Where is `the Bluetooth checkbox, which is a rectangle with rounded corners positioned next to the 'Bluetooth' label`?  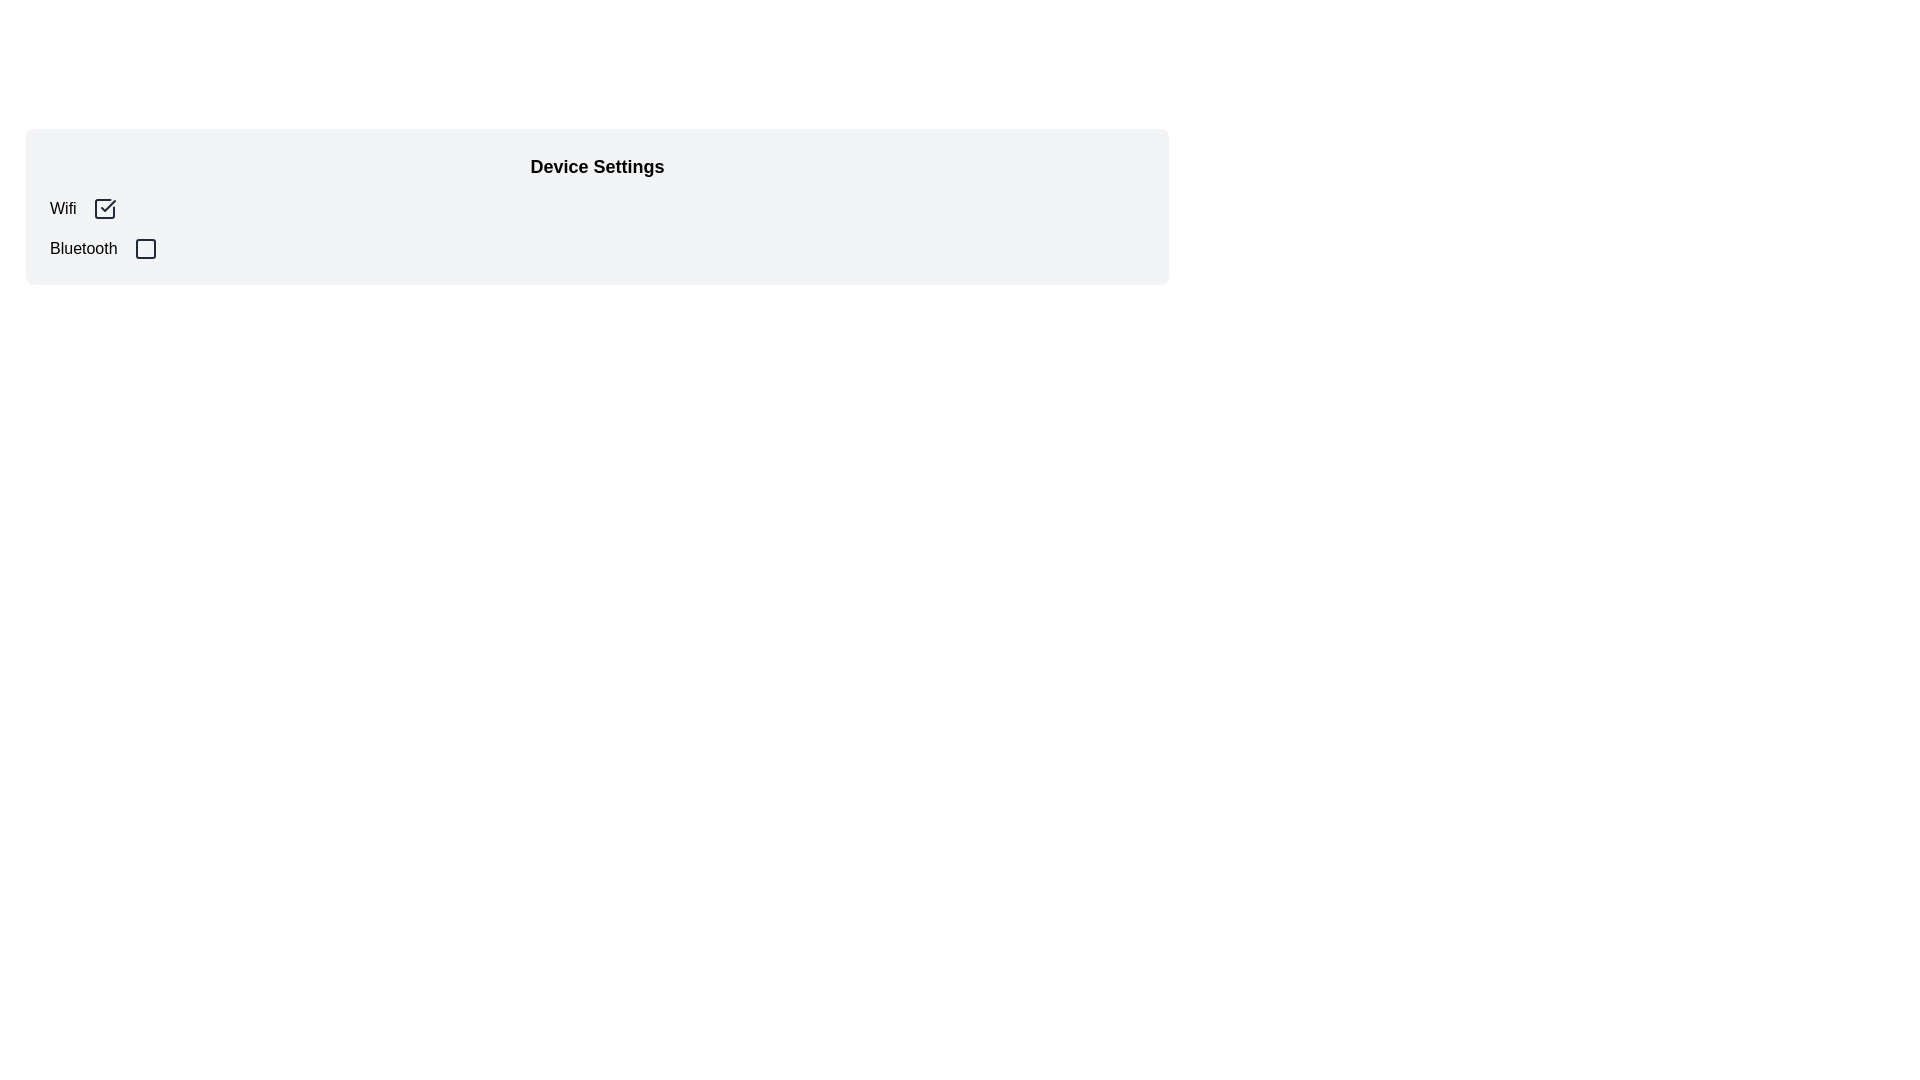
the Bluetooth checkbox, which is a rectangle with rounded corners positioned next to the 'Bluetooth' label is located at coordinates (144, 248).